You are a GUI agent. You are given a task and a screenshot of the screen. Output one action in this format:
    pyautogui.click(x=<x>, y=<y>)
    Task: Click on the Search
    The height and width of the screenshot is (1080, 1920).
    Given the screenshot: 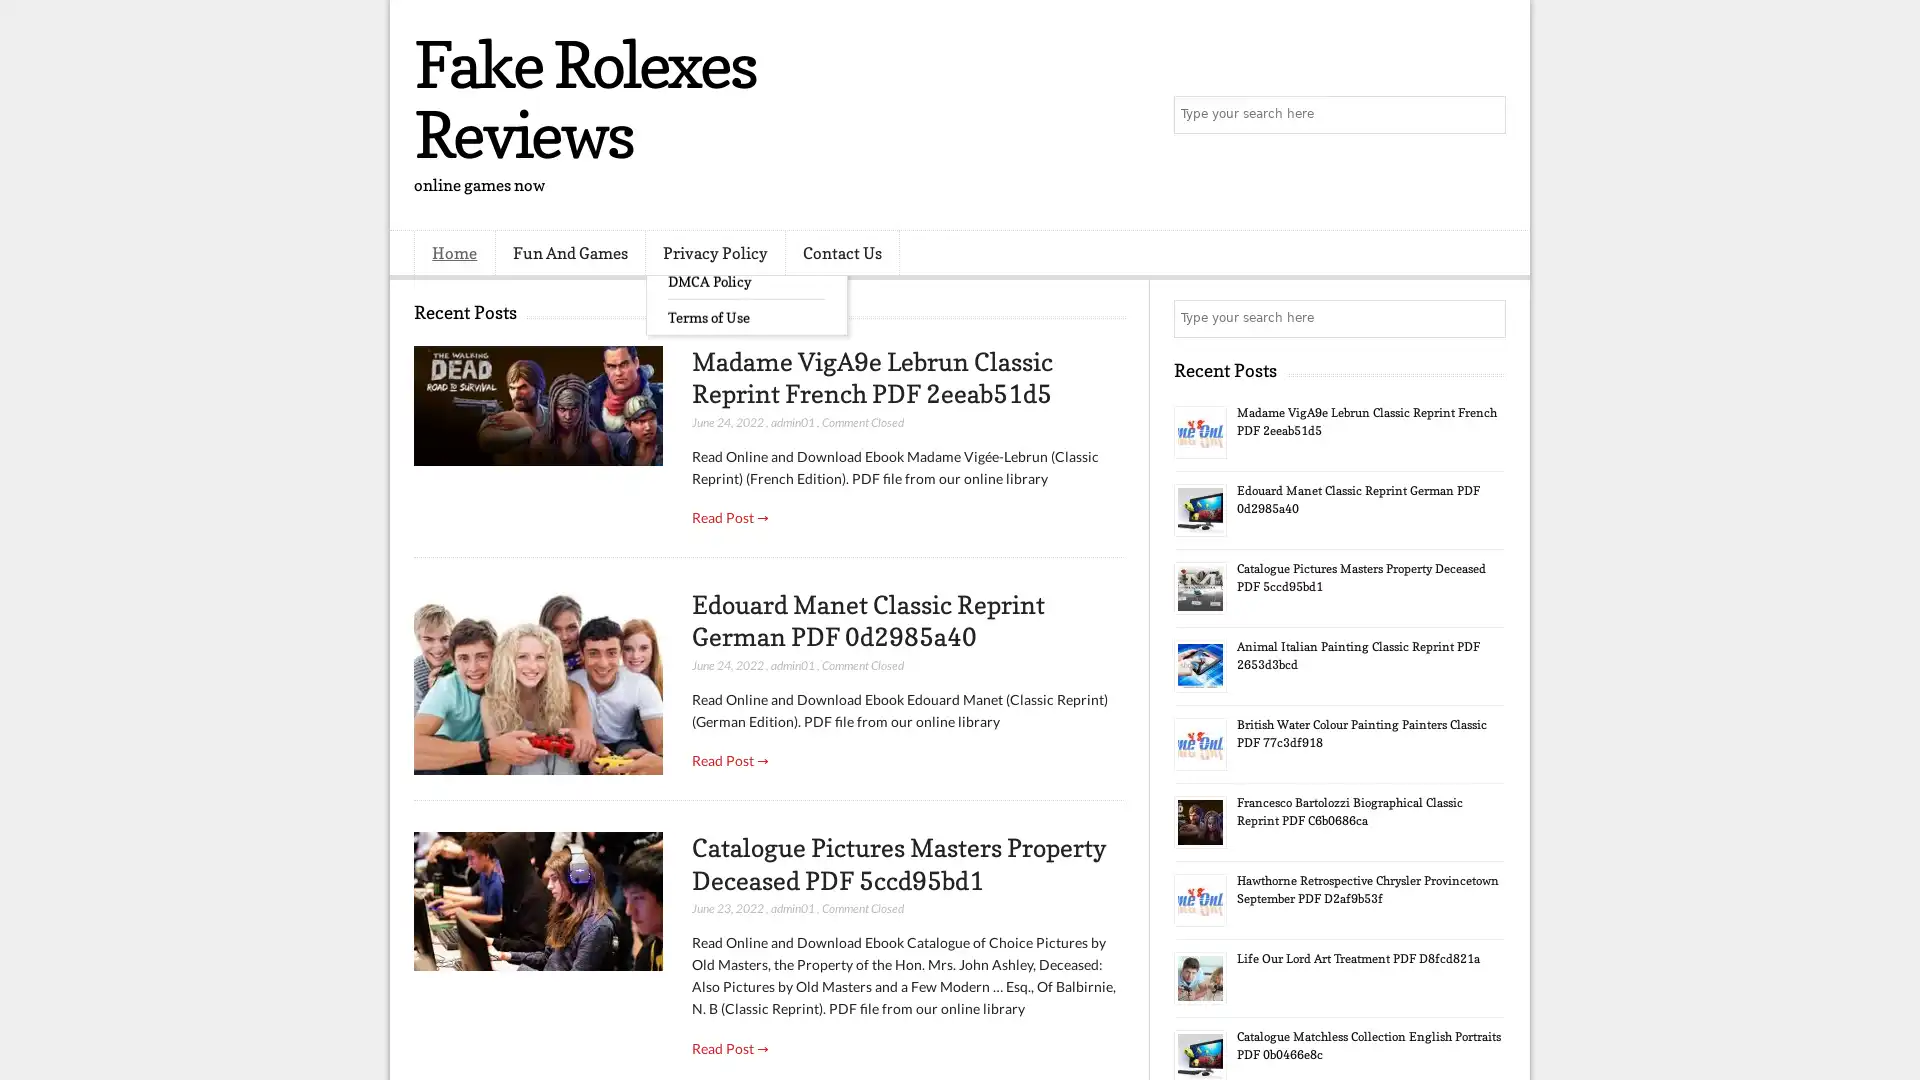 What is the action you would take?
    pyautogui.click(x=1485, y=318)
    